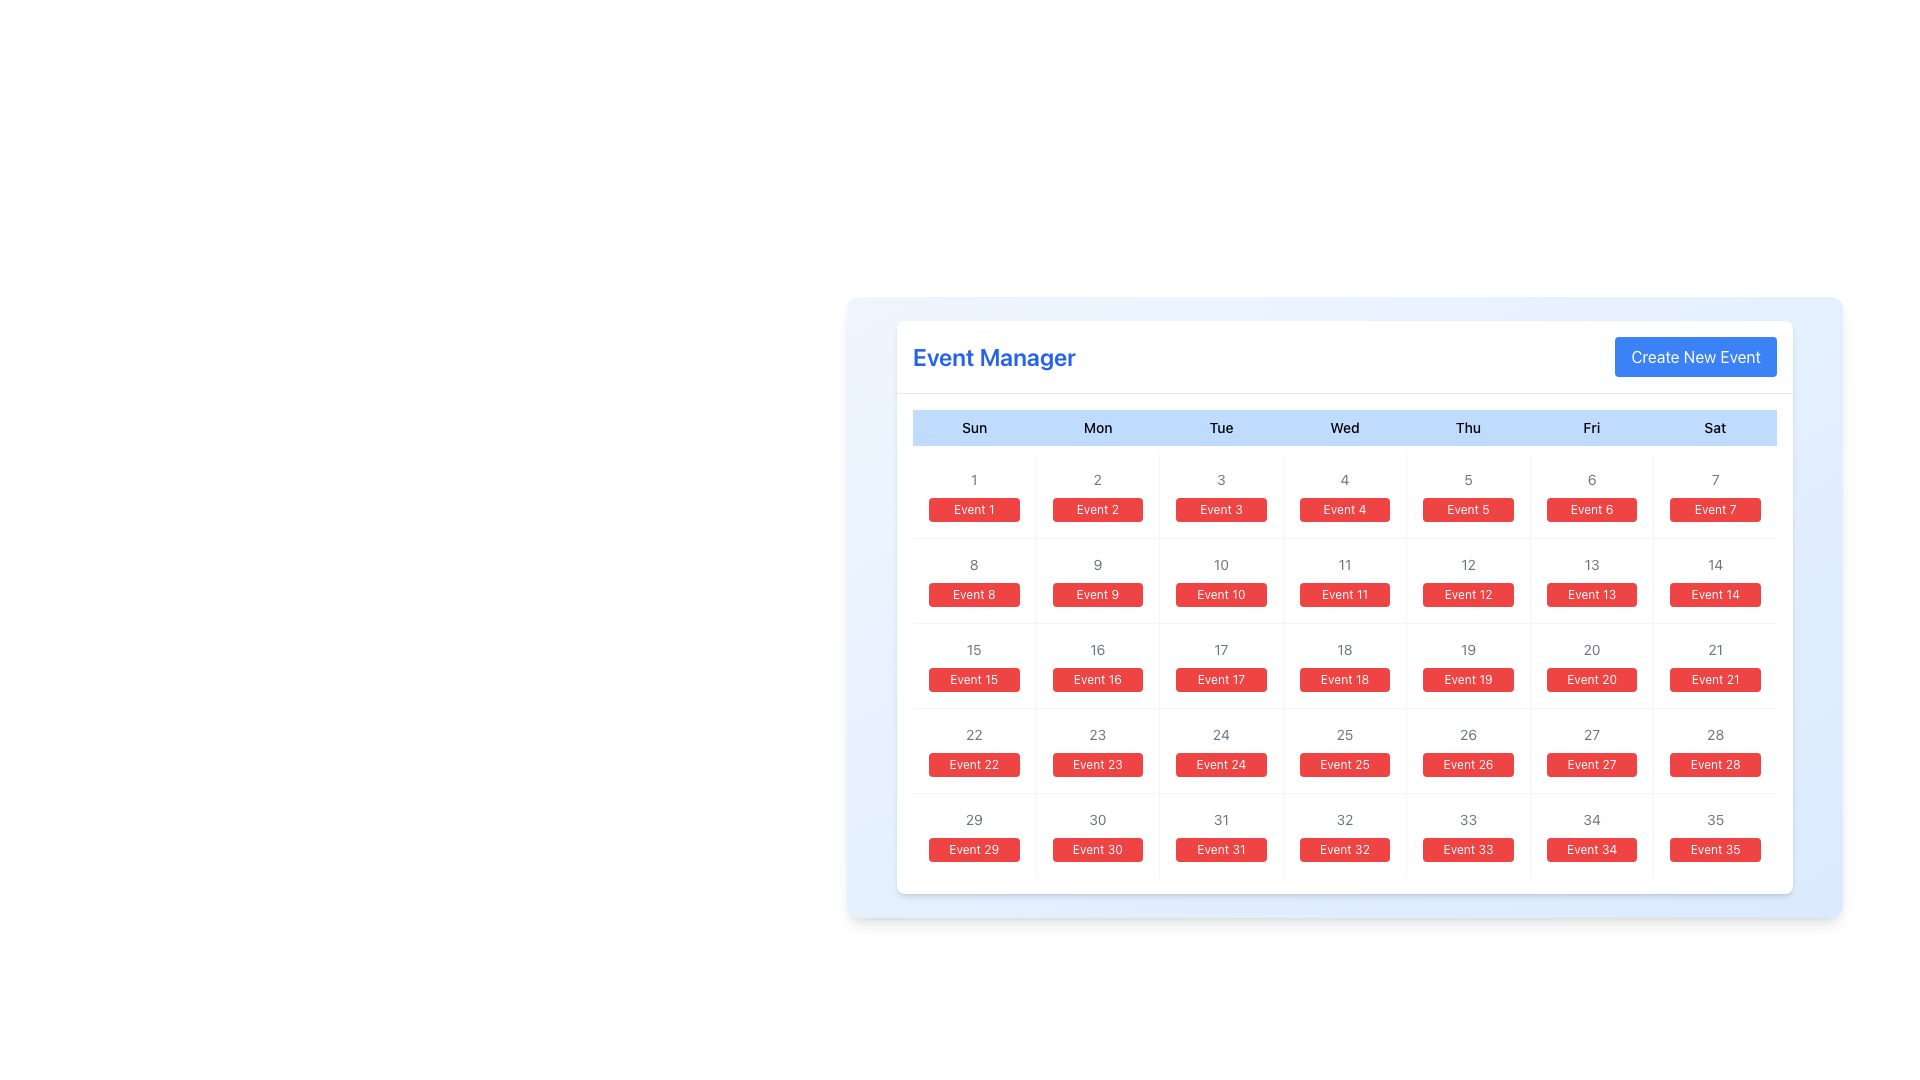 This screenshot has width=1920, height=1080. I want to click on the styled text label representing the event on the date '6' in the Friday column of the calendar grid interface, so click(1591, 508).